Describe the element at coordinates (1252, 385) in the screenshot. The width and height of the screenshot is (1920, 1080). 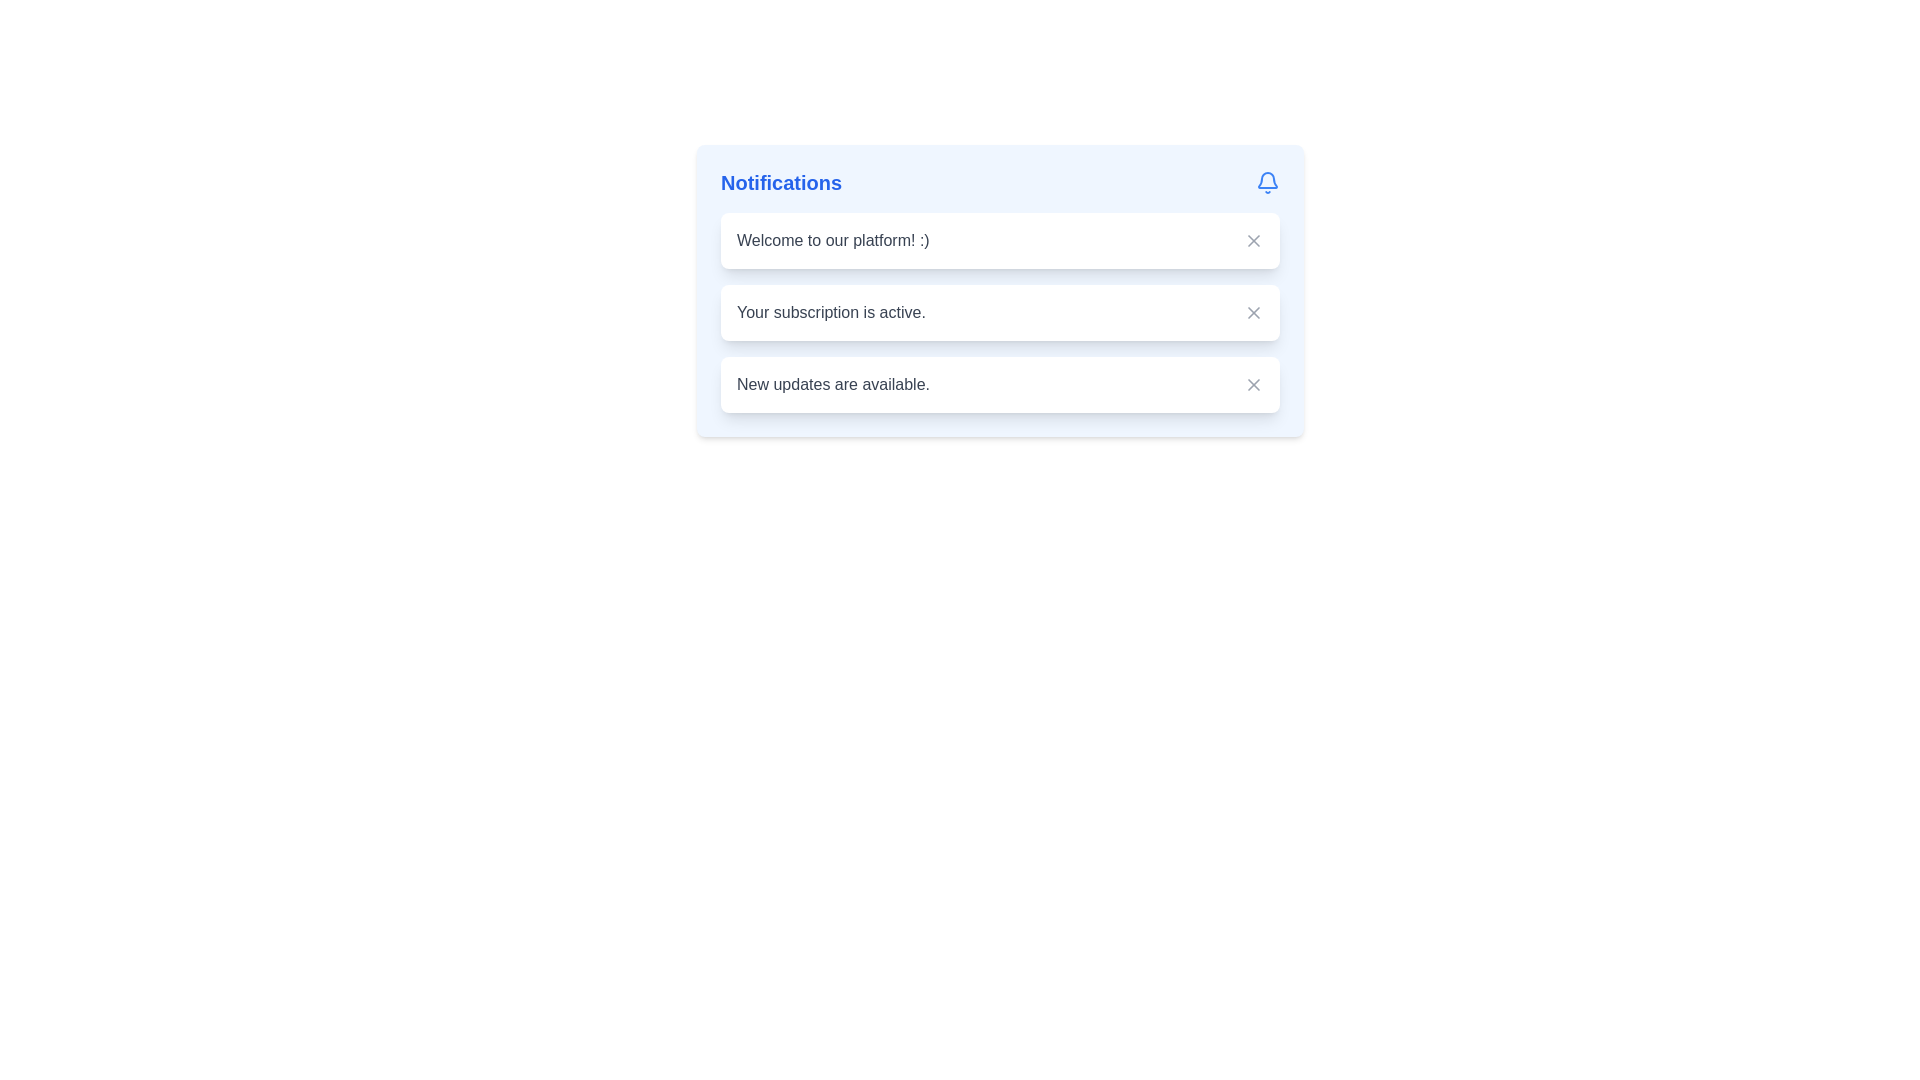
I see `the close icon of the third notification card located at the bottom of the notification list to dismiss the notification` at that location.